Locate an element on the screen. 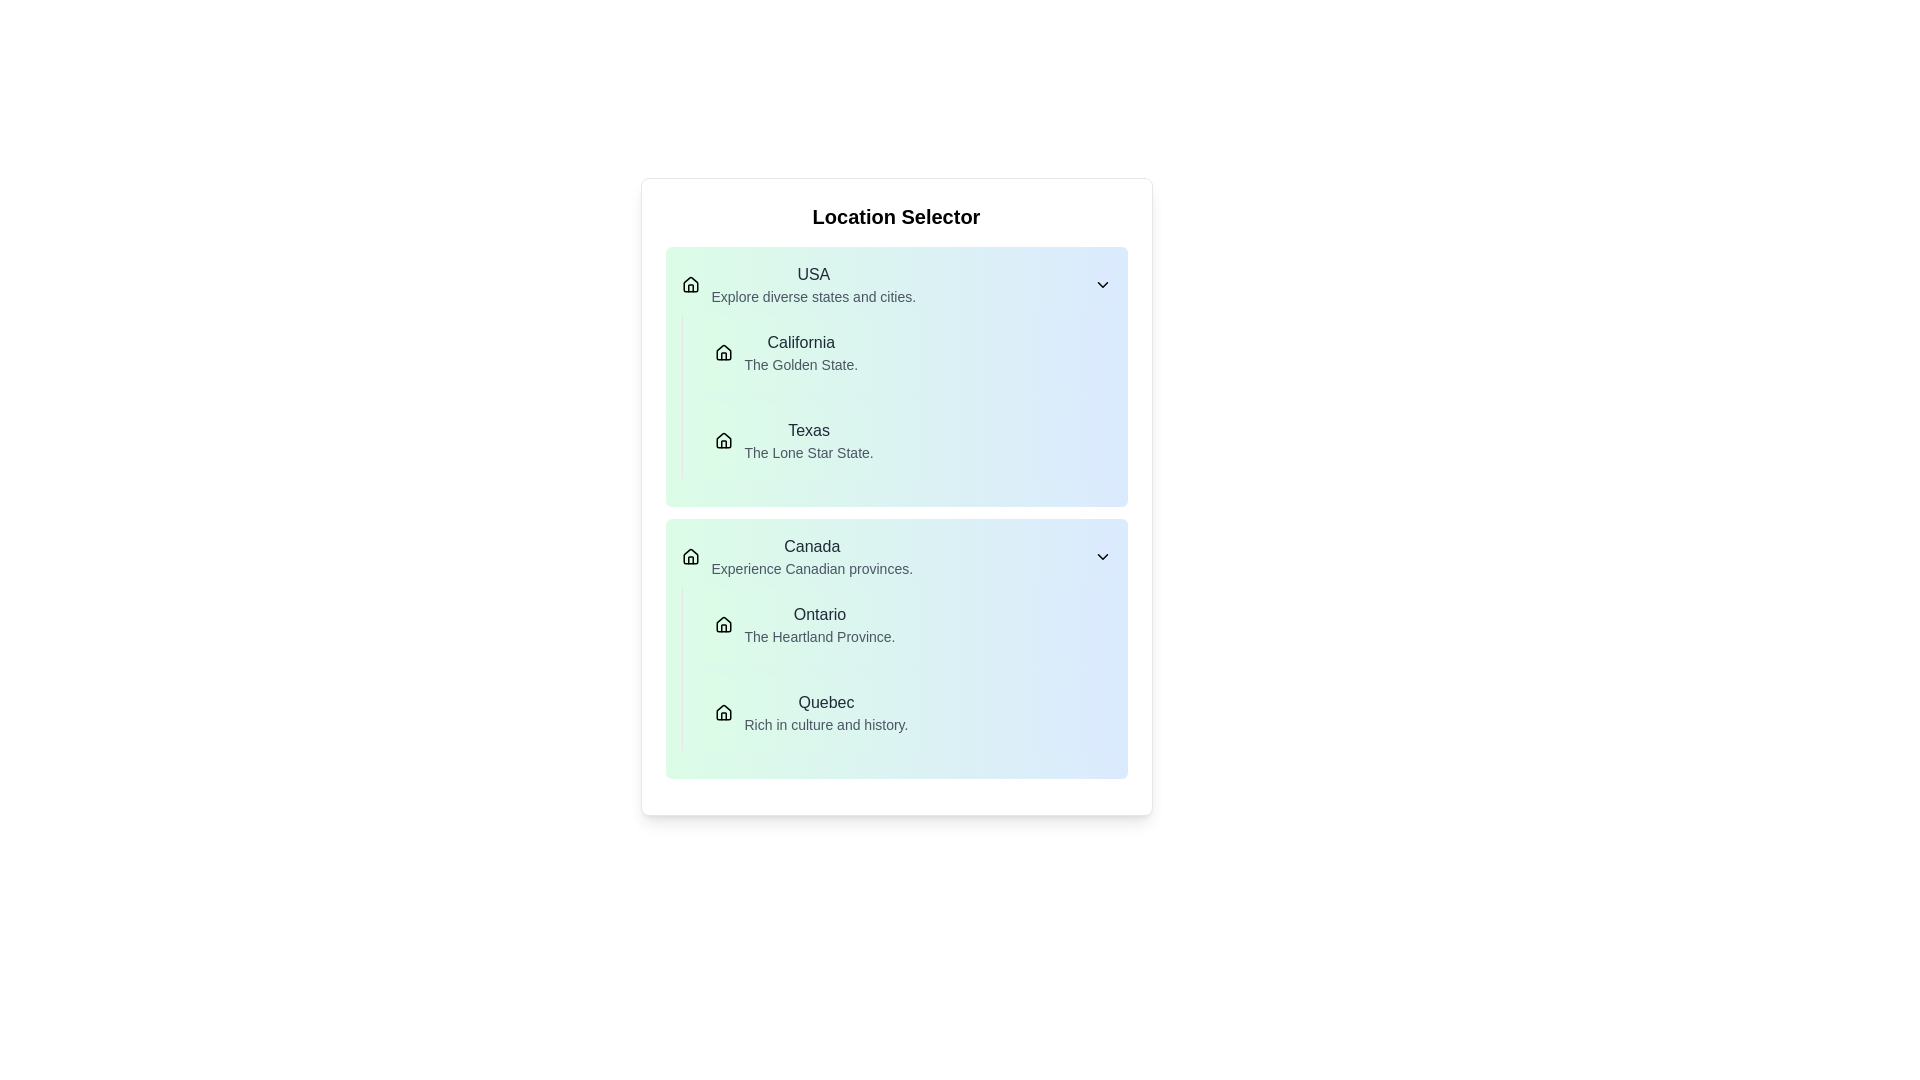 Image resolution: width=1920 pixels, height=1080 pixels. the house icon representing the home in the Canada section of the location selector, positioned to the left of the text 'Ontario The Heartland Province.' is located at coordinates (722, 623).